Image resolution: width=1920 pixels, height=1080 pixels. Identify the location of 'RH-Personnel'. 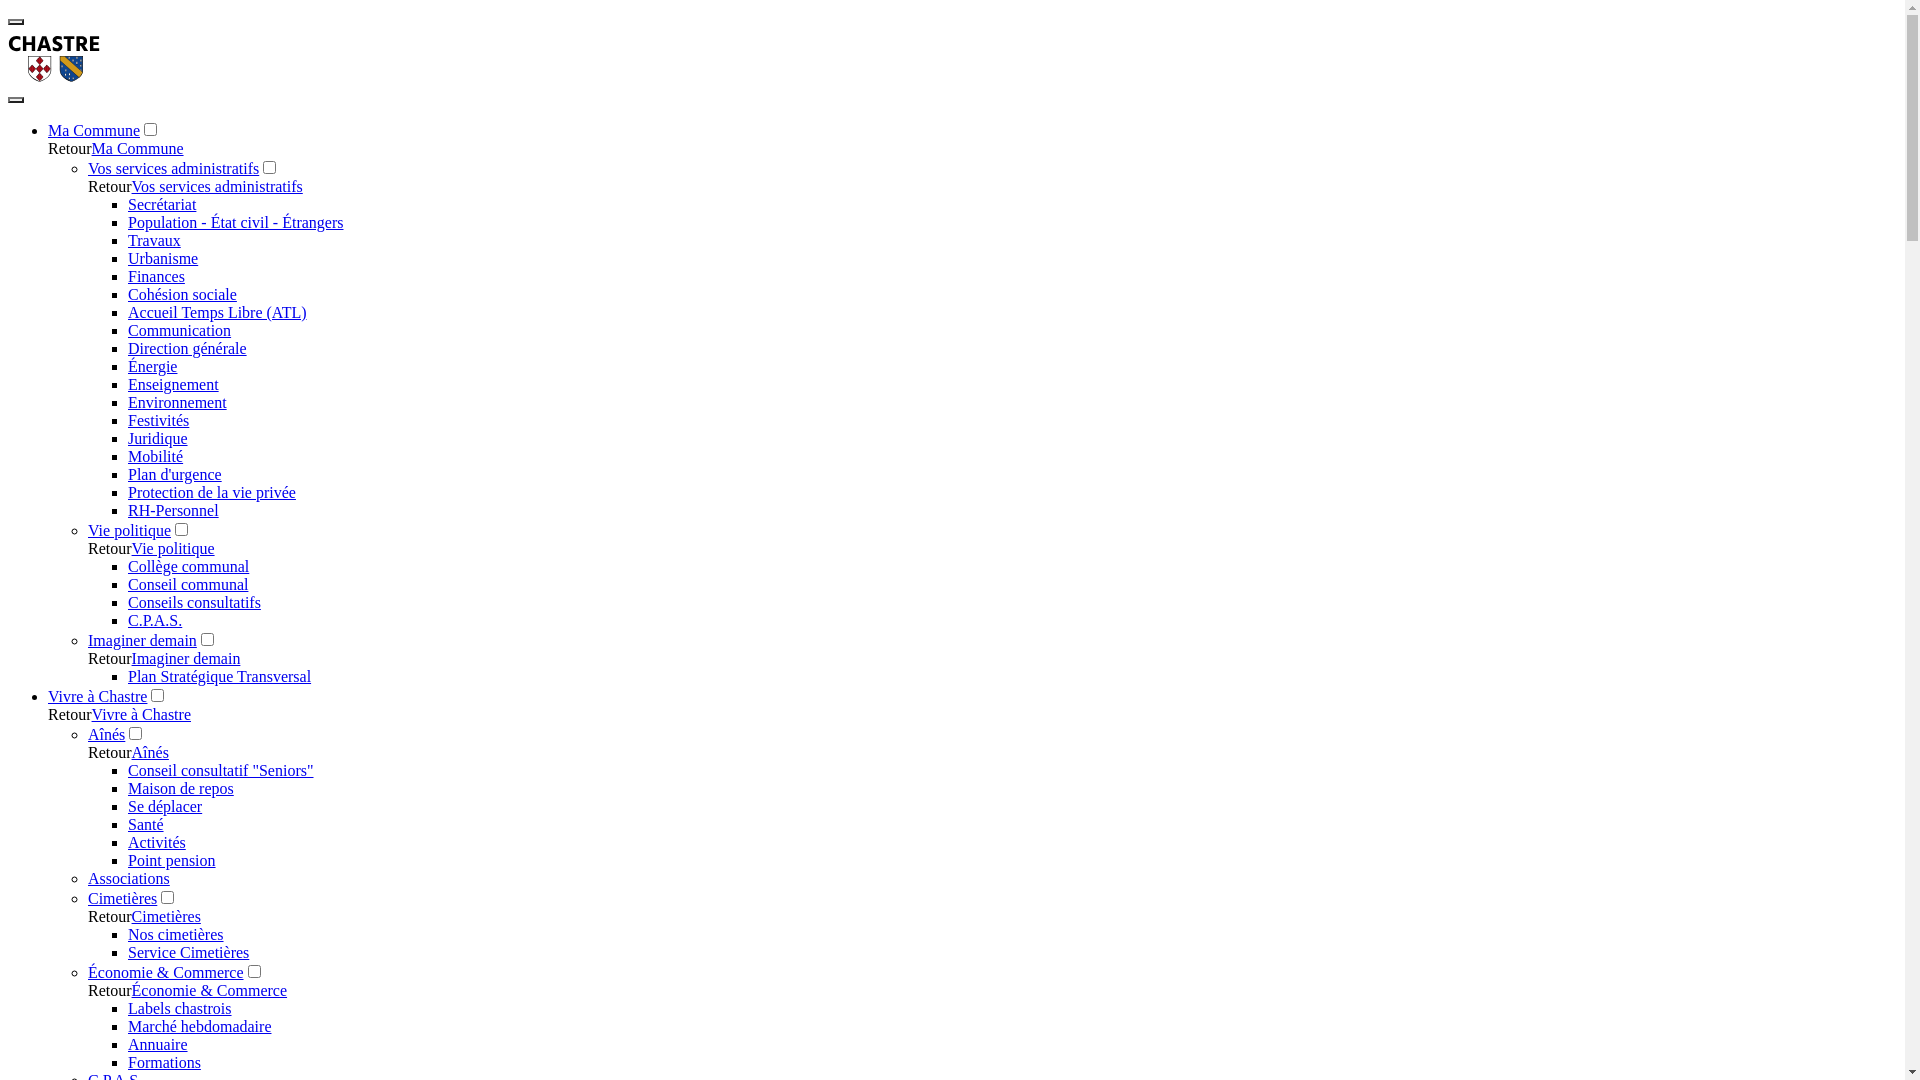
(173, 509).